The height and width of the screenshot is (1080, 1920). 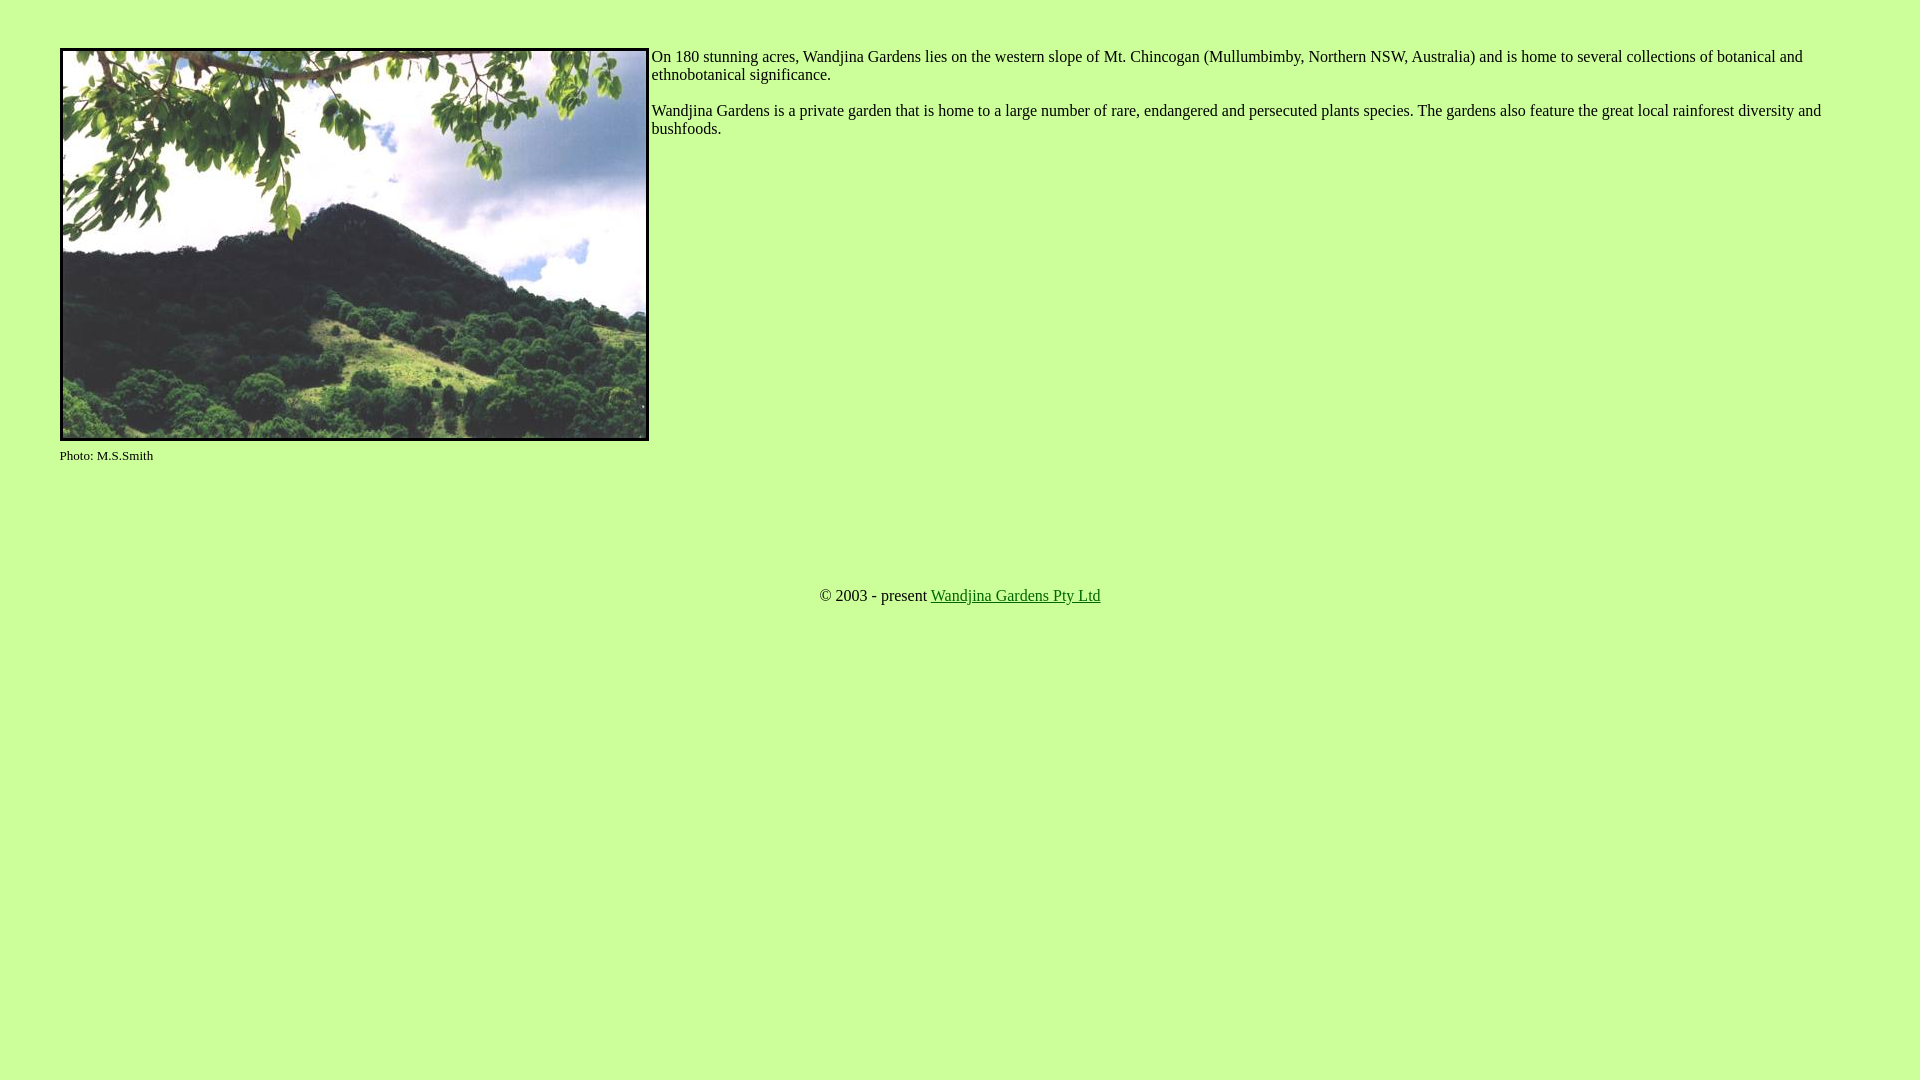 I want to click on 'Wandjina Gardens Pty Ltd', so click(x=1016, y=594).